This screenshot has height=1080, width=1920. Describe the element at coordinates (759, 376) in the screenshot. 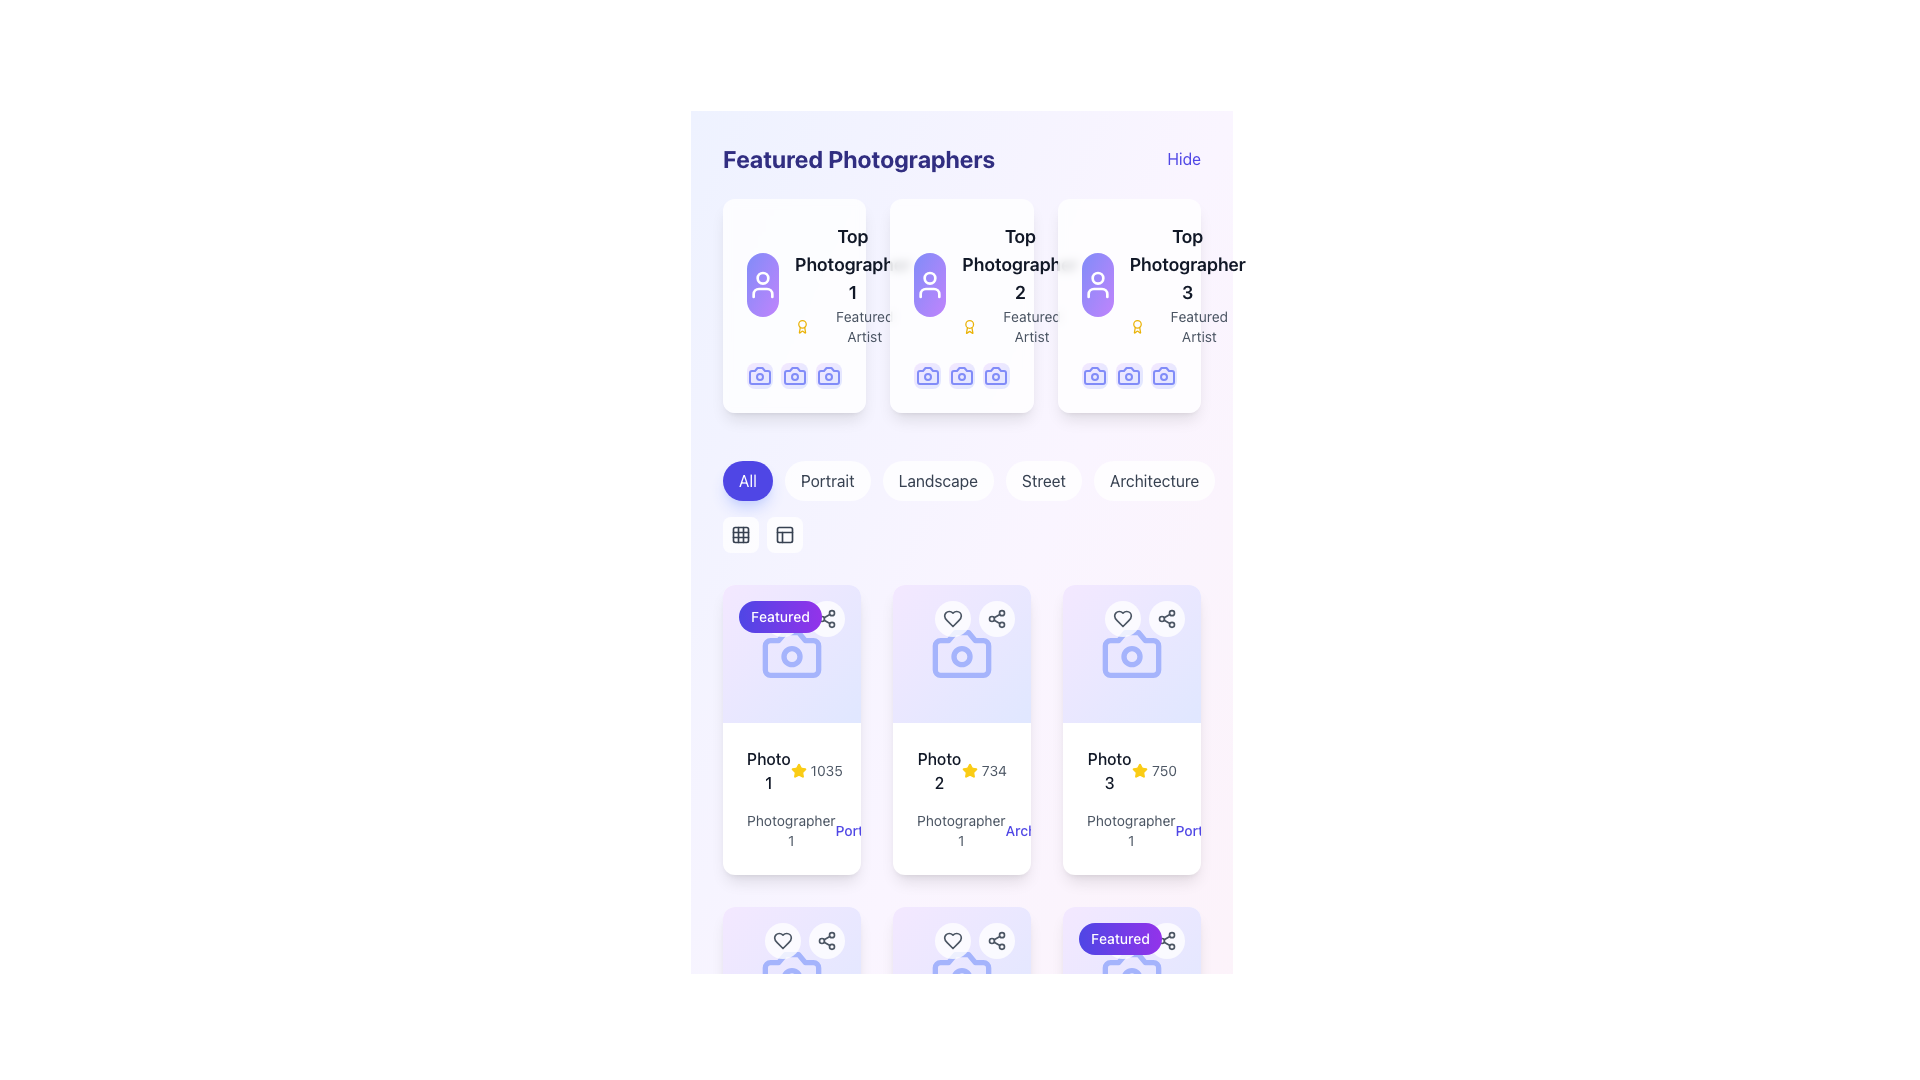

I see `the square-shaped icon with rounded edges, featuring a gradient background and a blue camera symbol, located in the first position of the row under 'Top Photographer 1'` at that location.